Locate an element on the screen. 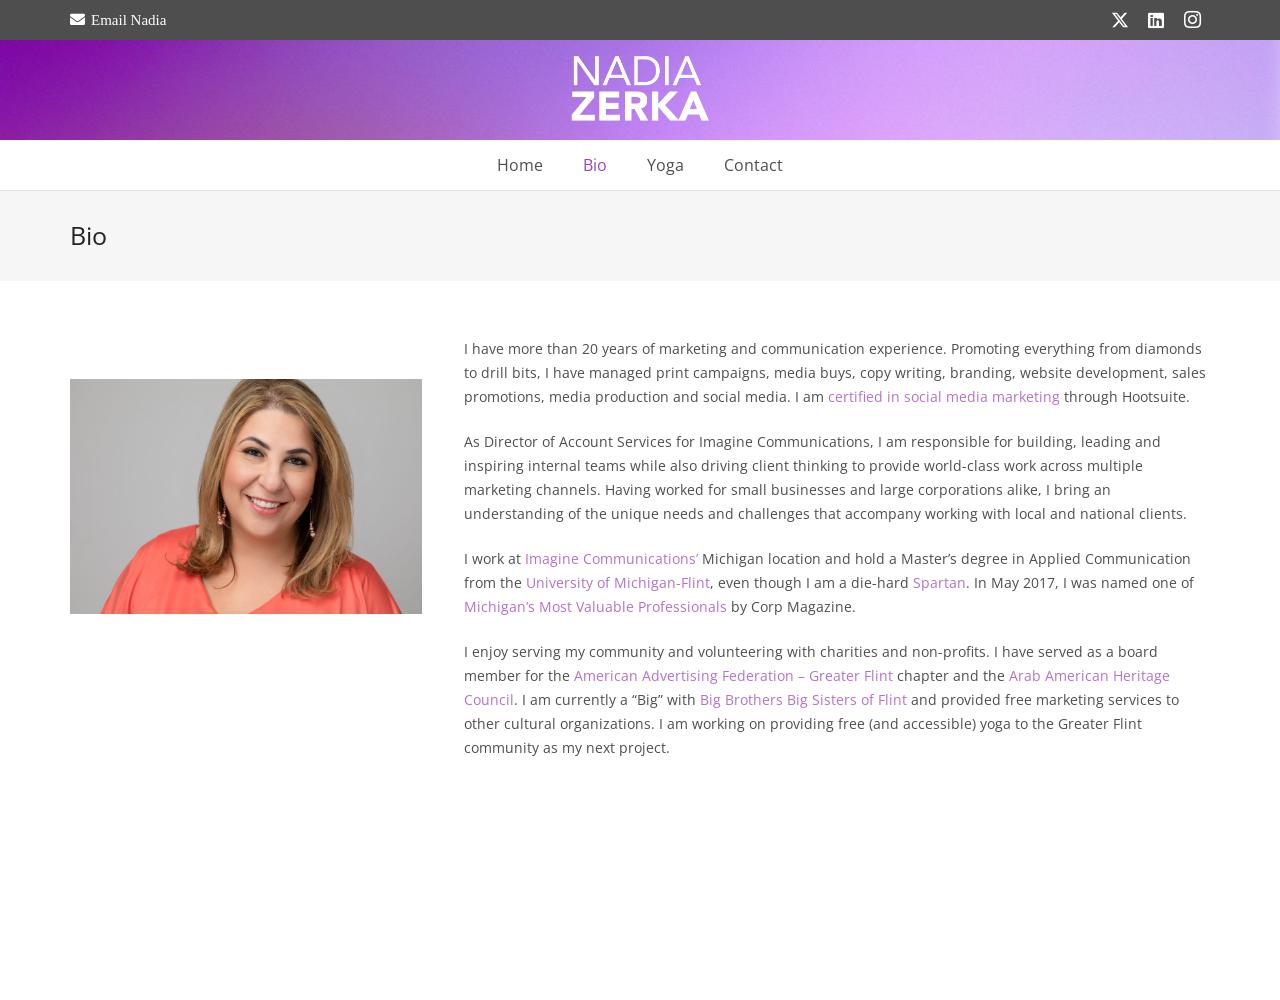 Image resolution: width=1280 pixels, height=1000 pixels. 'Michigan location and hold a Master’s degree in Applied Communication from the' is located at coordinates (826, 569).